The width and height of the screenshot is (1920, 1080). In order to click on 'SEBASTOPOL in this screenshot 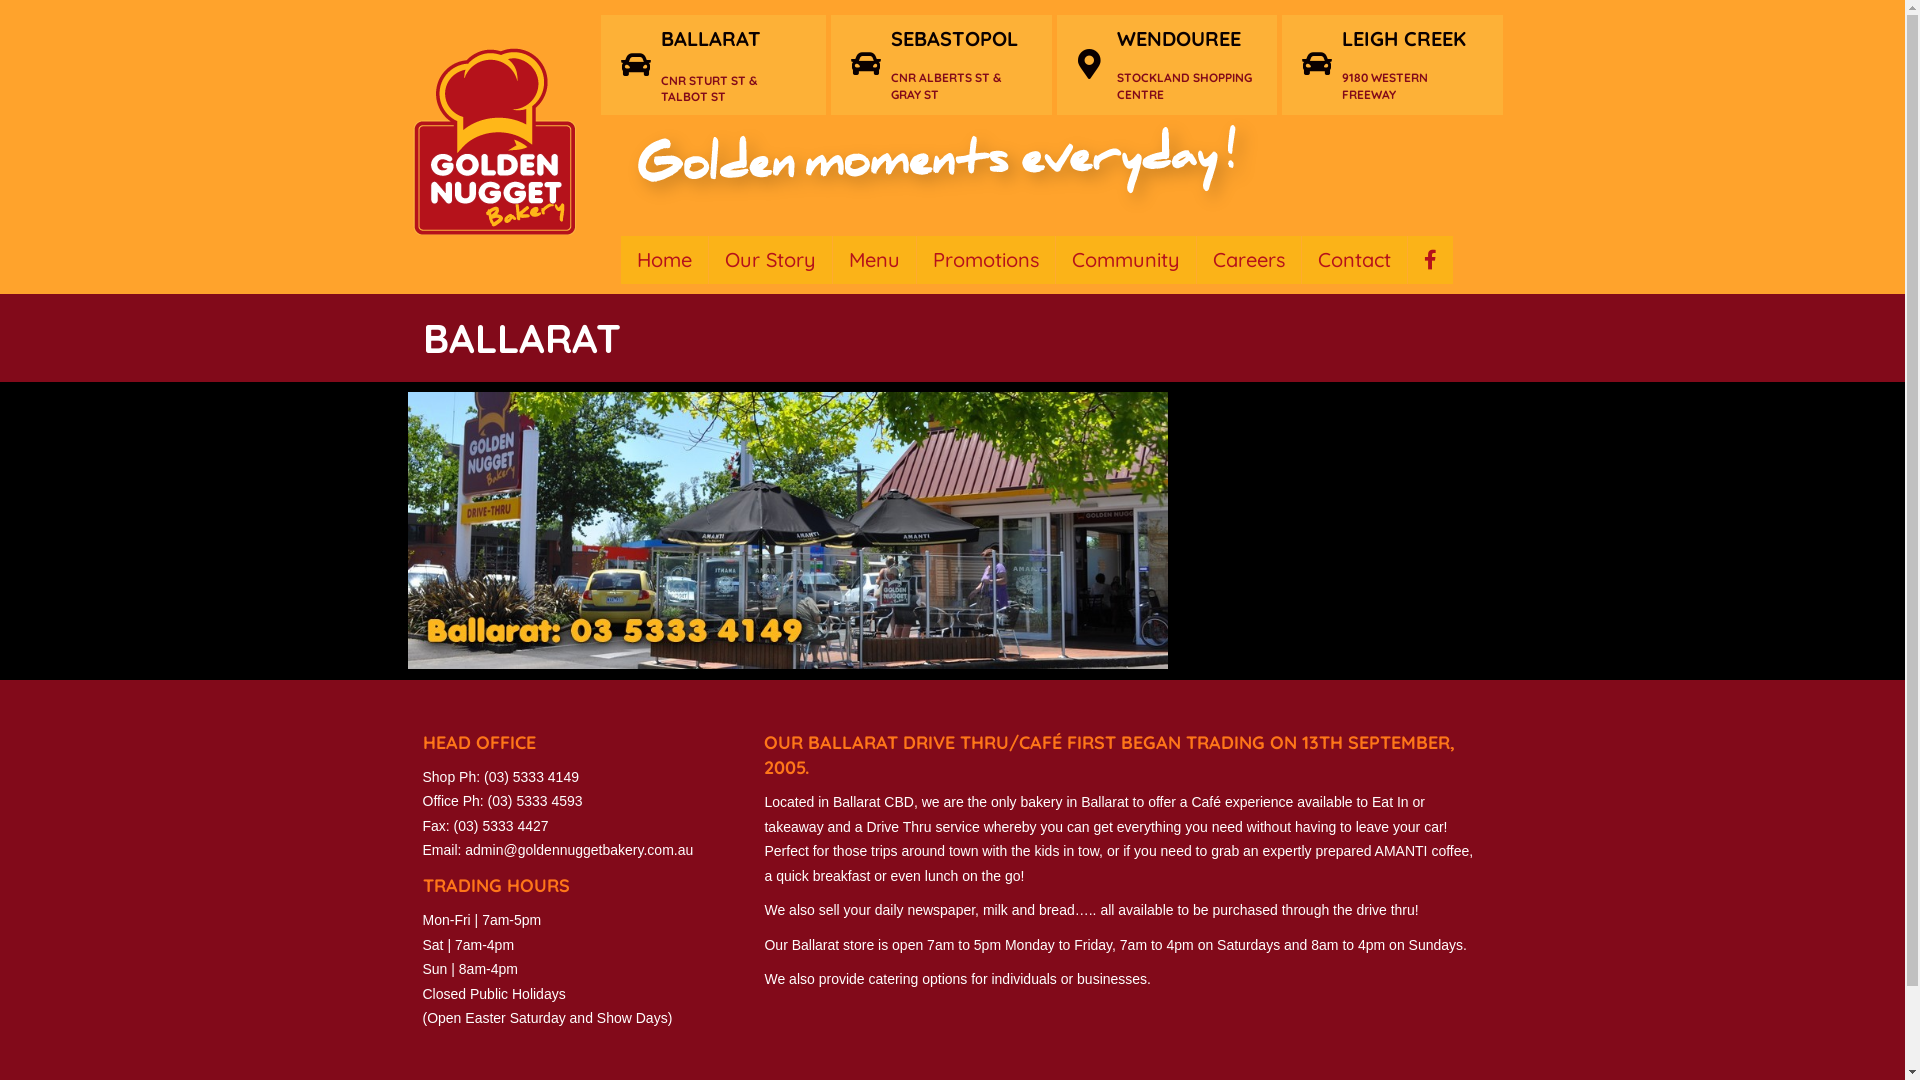, I will do `click(961, 63)`.